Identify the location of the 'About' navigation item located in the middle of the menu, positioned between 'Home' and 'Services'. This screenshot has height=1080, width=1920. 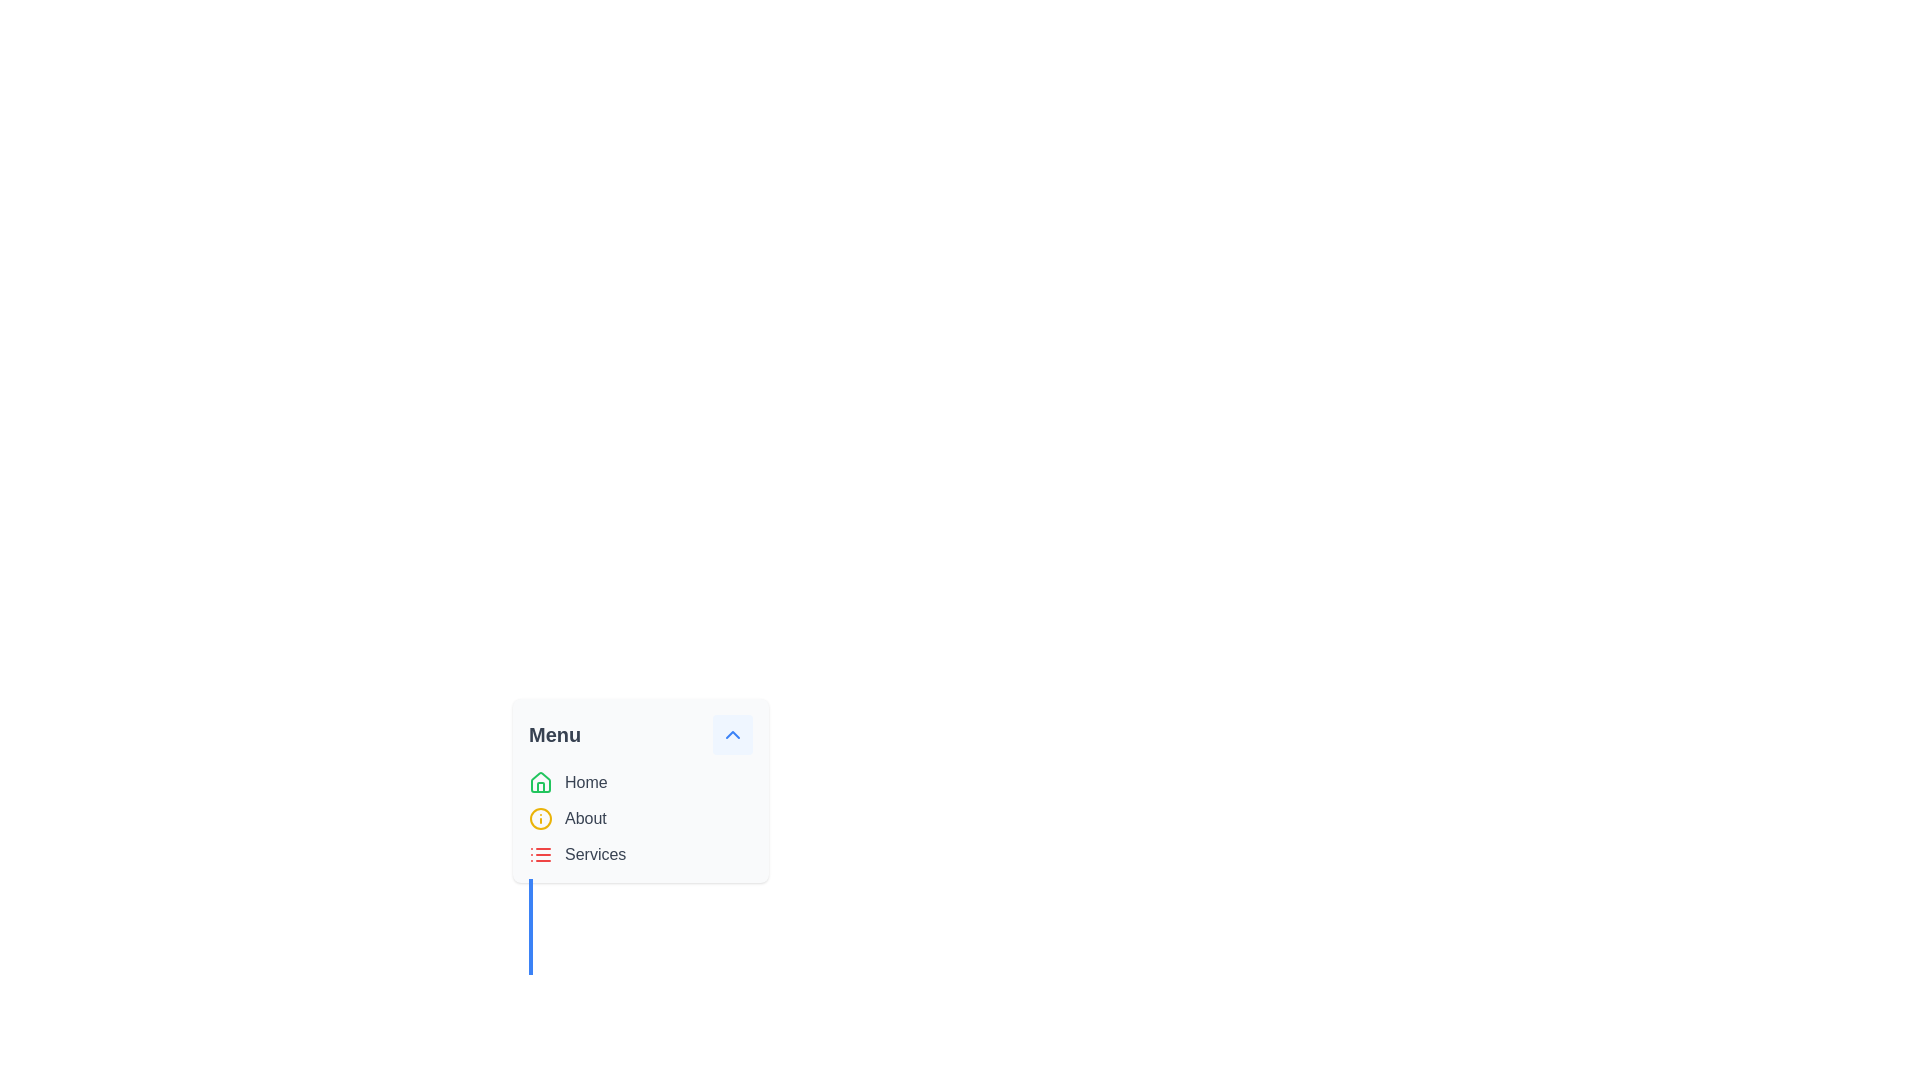
(641, 818).